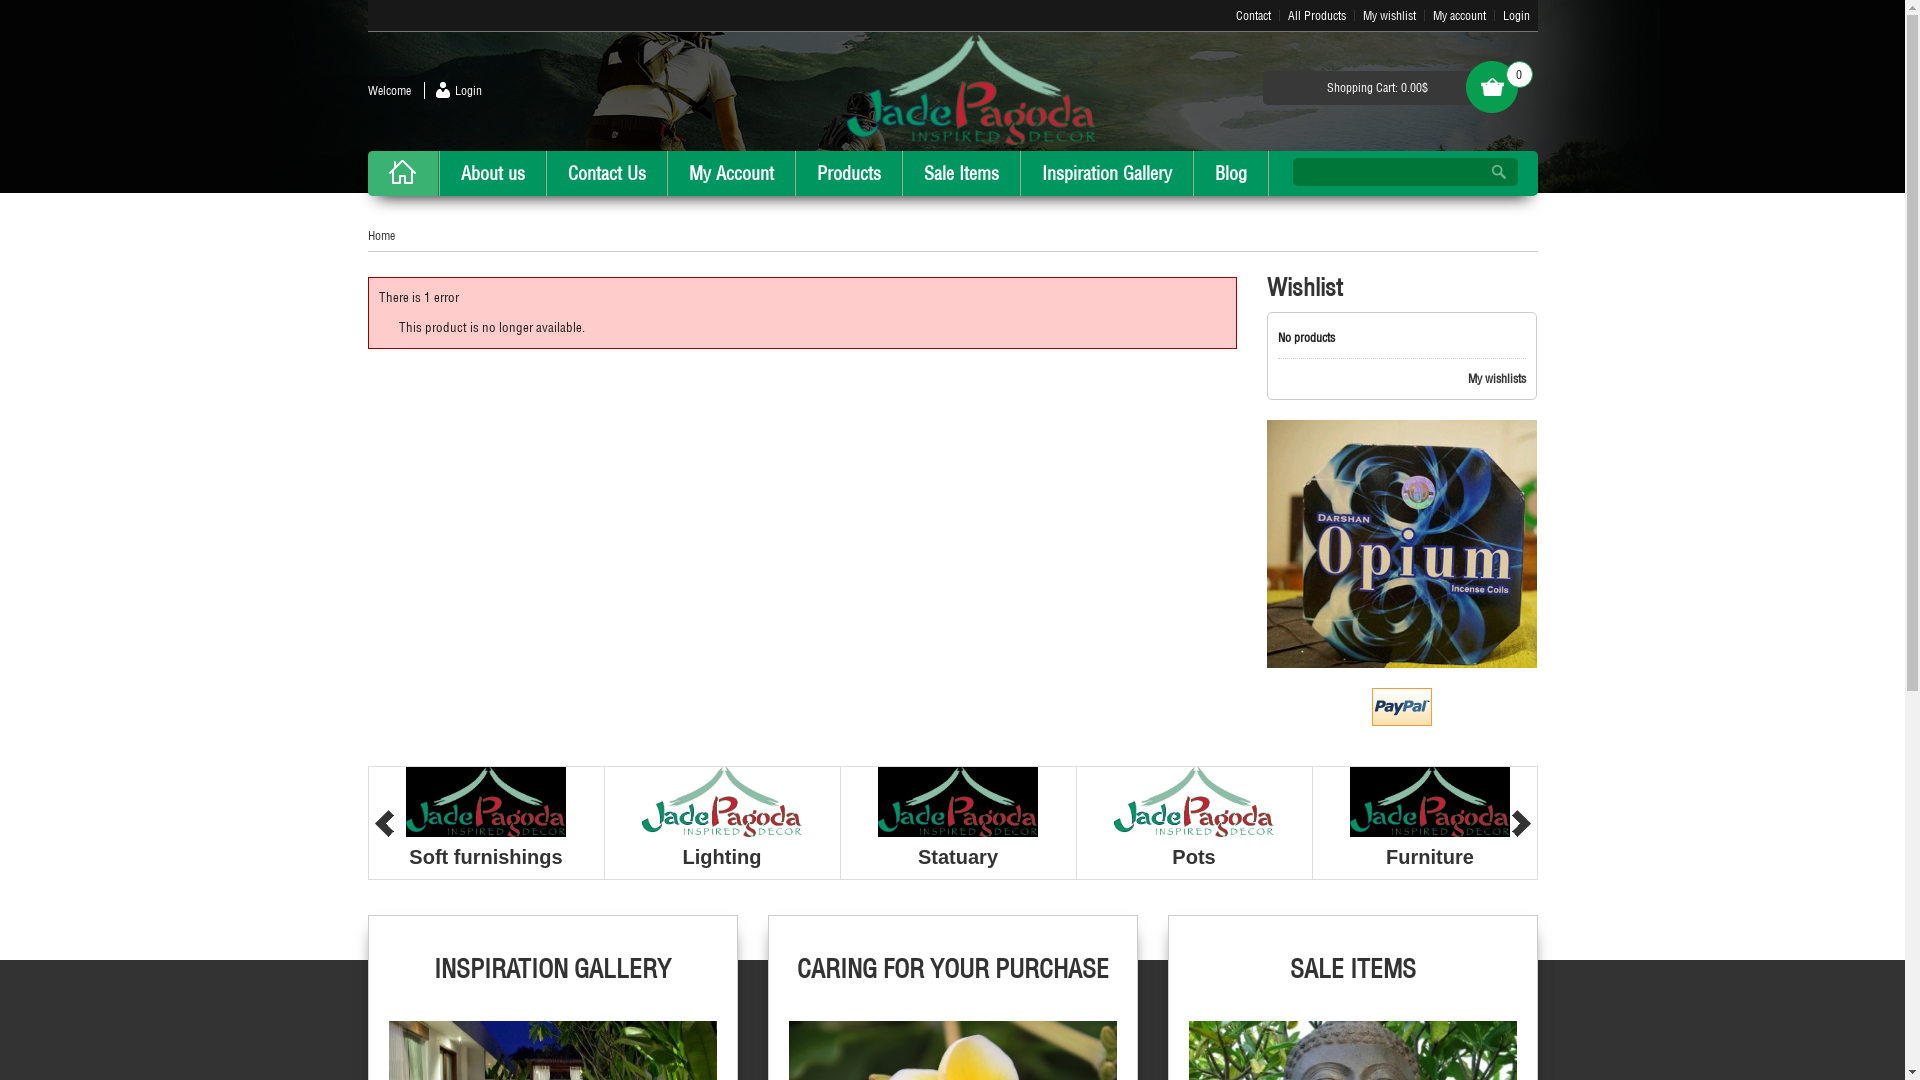  What do you see at coordinates (381, 234) in the screenshot?
I see `'Home'` at bounding box center [381, 234].